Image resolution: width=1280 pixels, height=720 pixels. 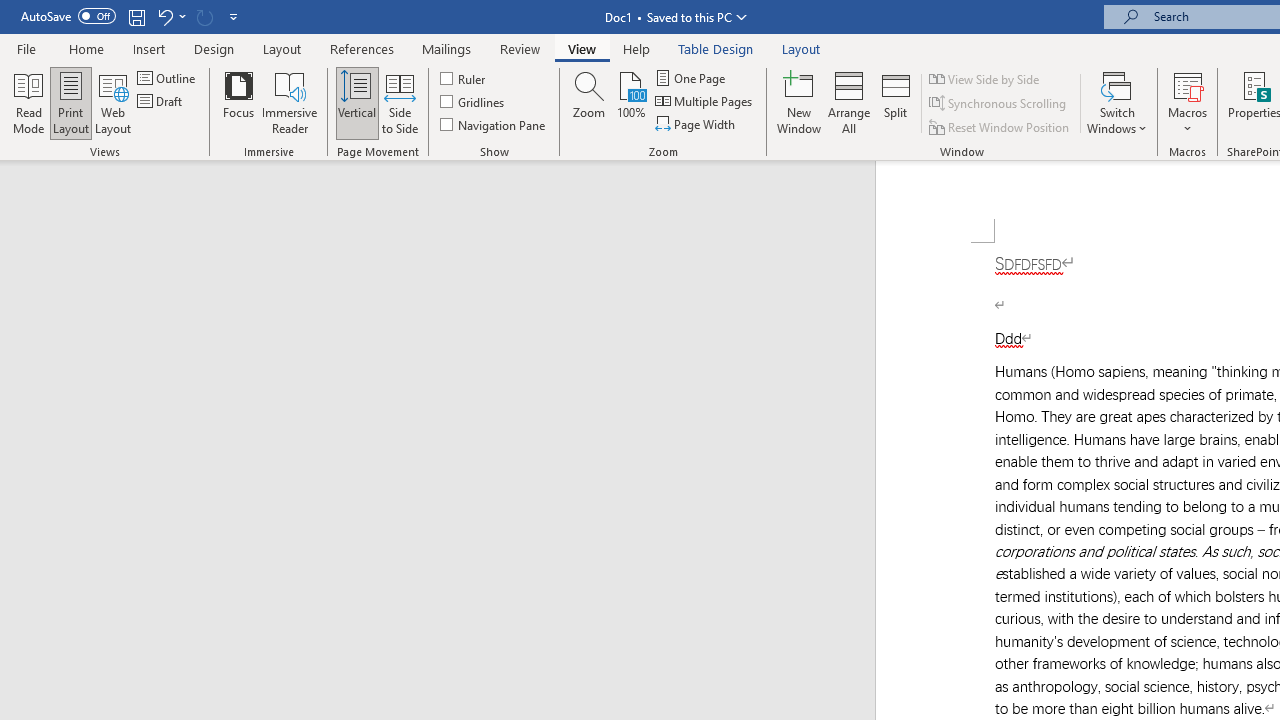 What do you see at coordinates (1187, 84) in the screenshot?
I see `'View Macros'` at bounding box center [1187, 84].